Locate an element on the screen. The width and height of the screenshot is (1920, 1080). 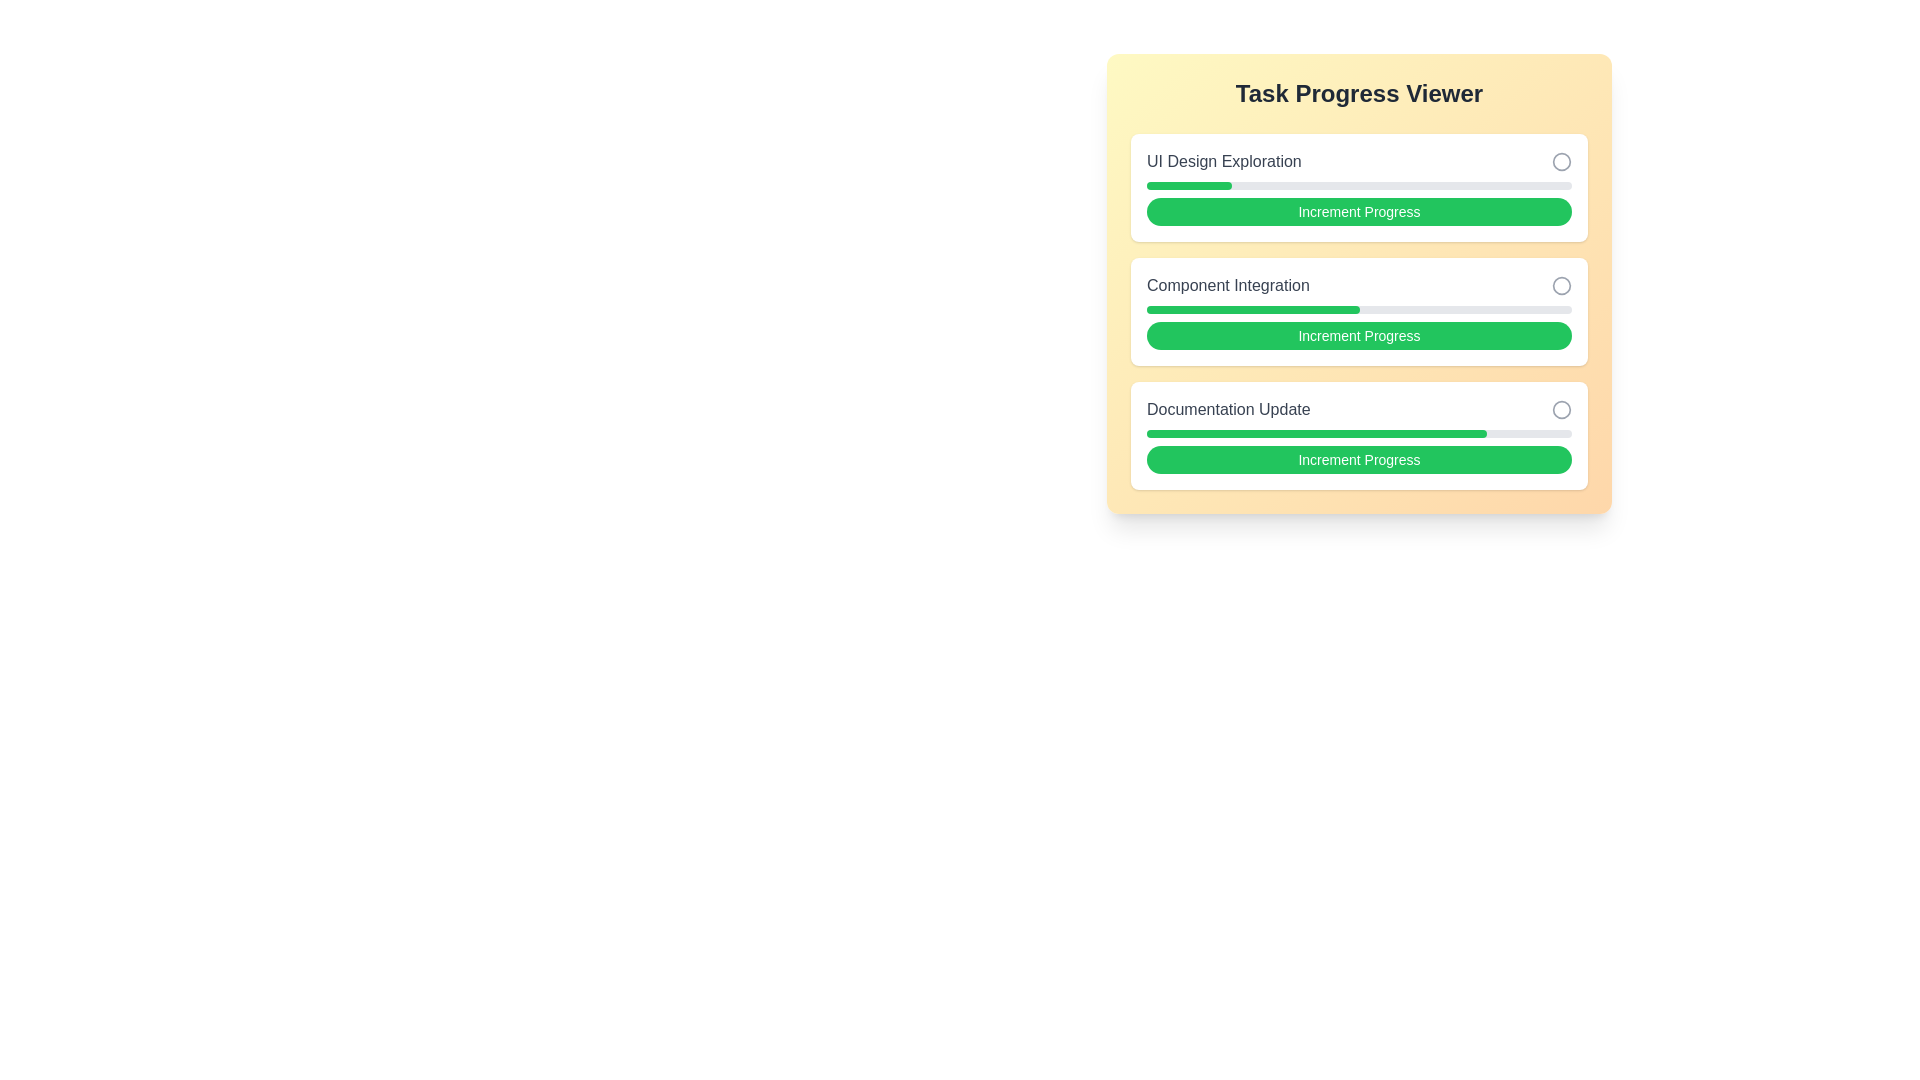
the Task title element displaying 'Documentation Update' with a status indicator, located in the third position of the vertical stack in the 'Task Progress Viewer' is located at coordinates (1359, 408).